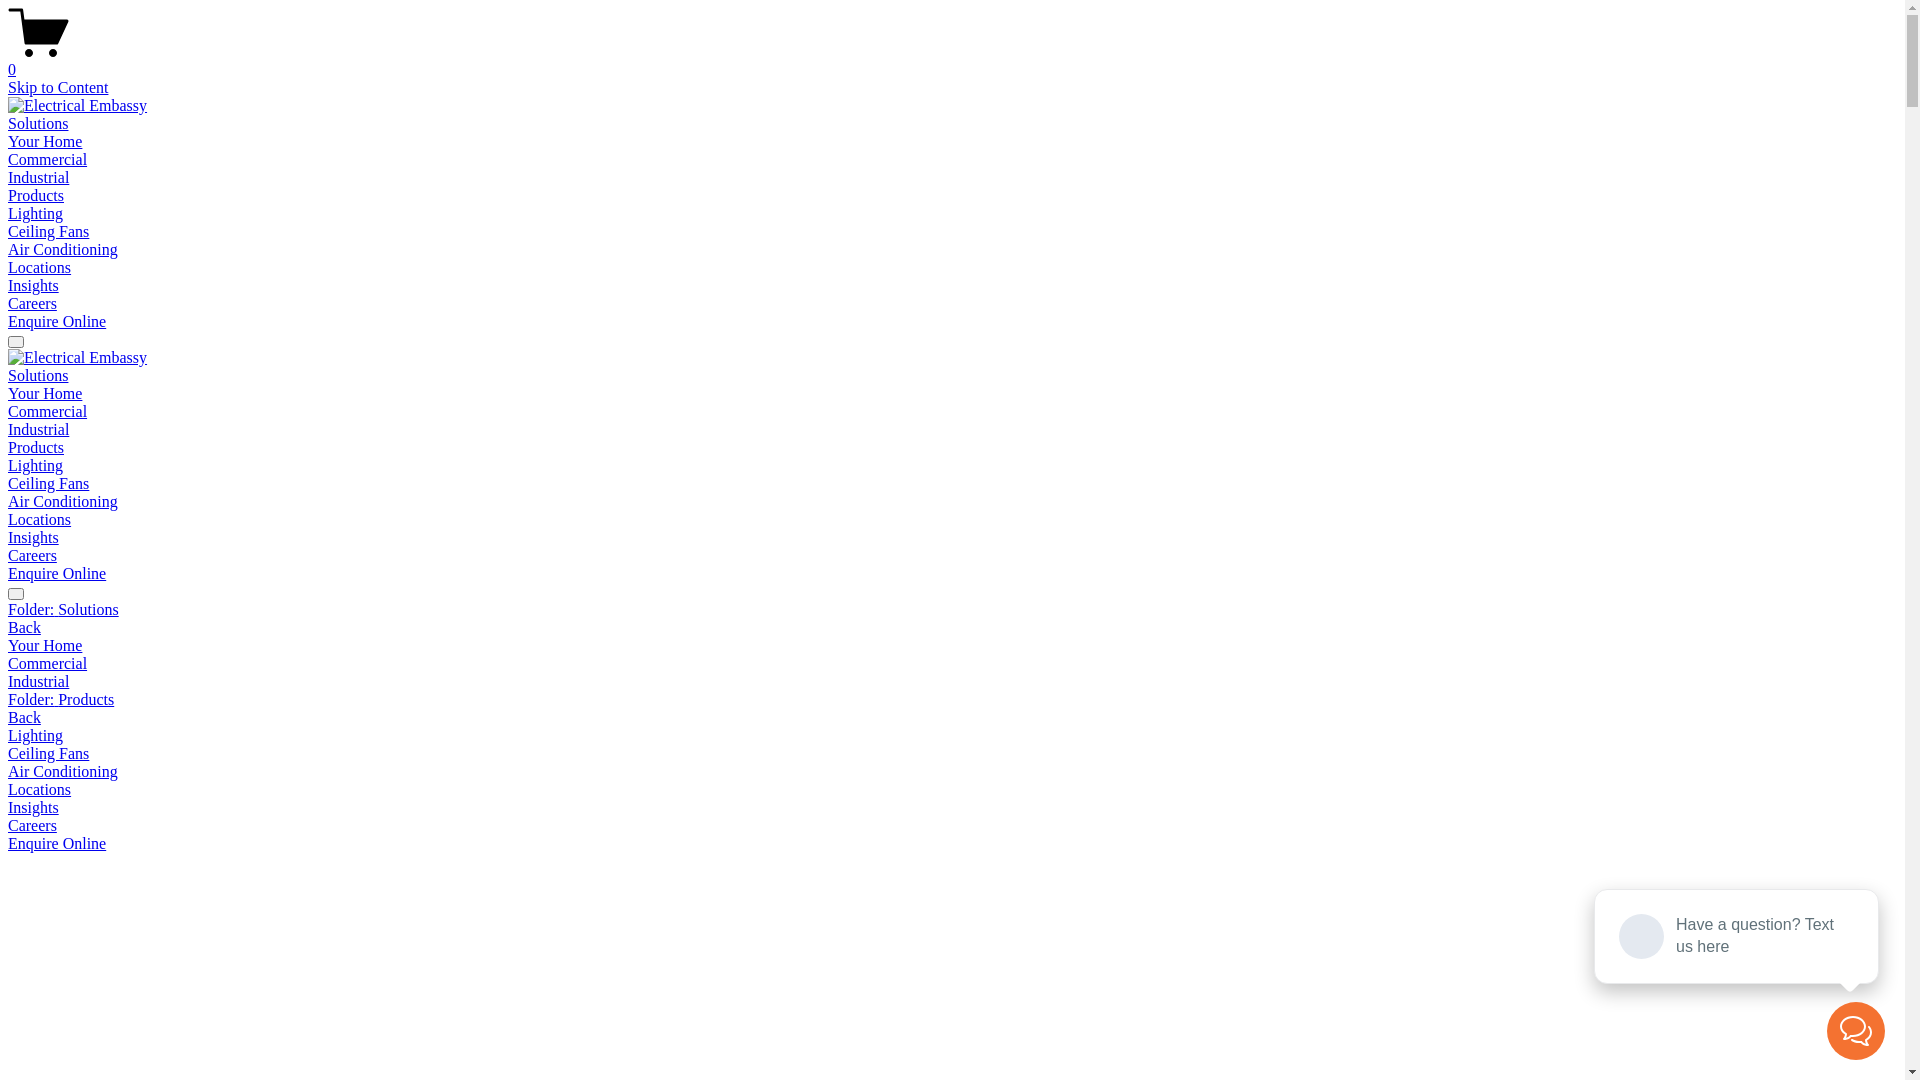  What do you see at coordinates (32, 555) in the screenshot?
I see `'Careers'` at bounding box center [32, 555].